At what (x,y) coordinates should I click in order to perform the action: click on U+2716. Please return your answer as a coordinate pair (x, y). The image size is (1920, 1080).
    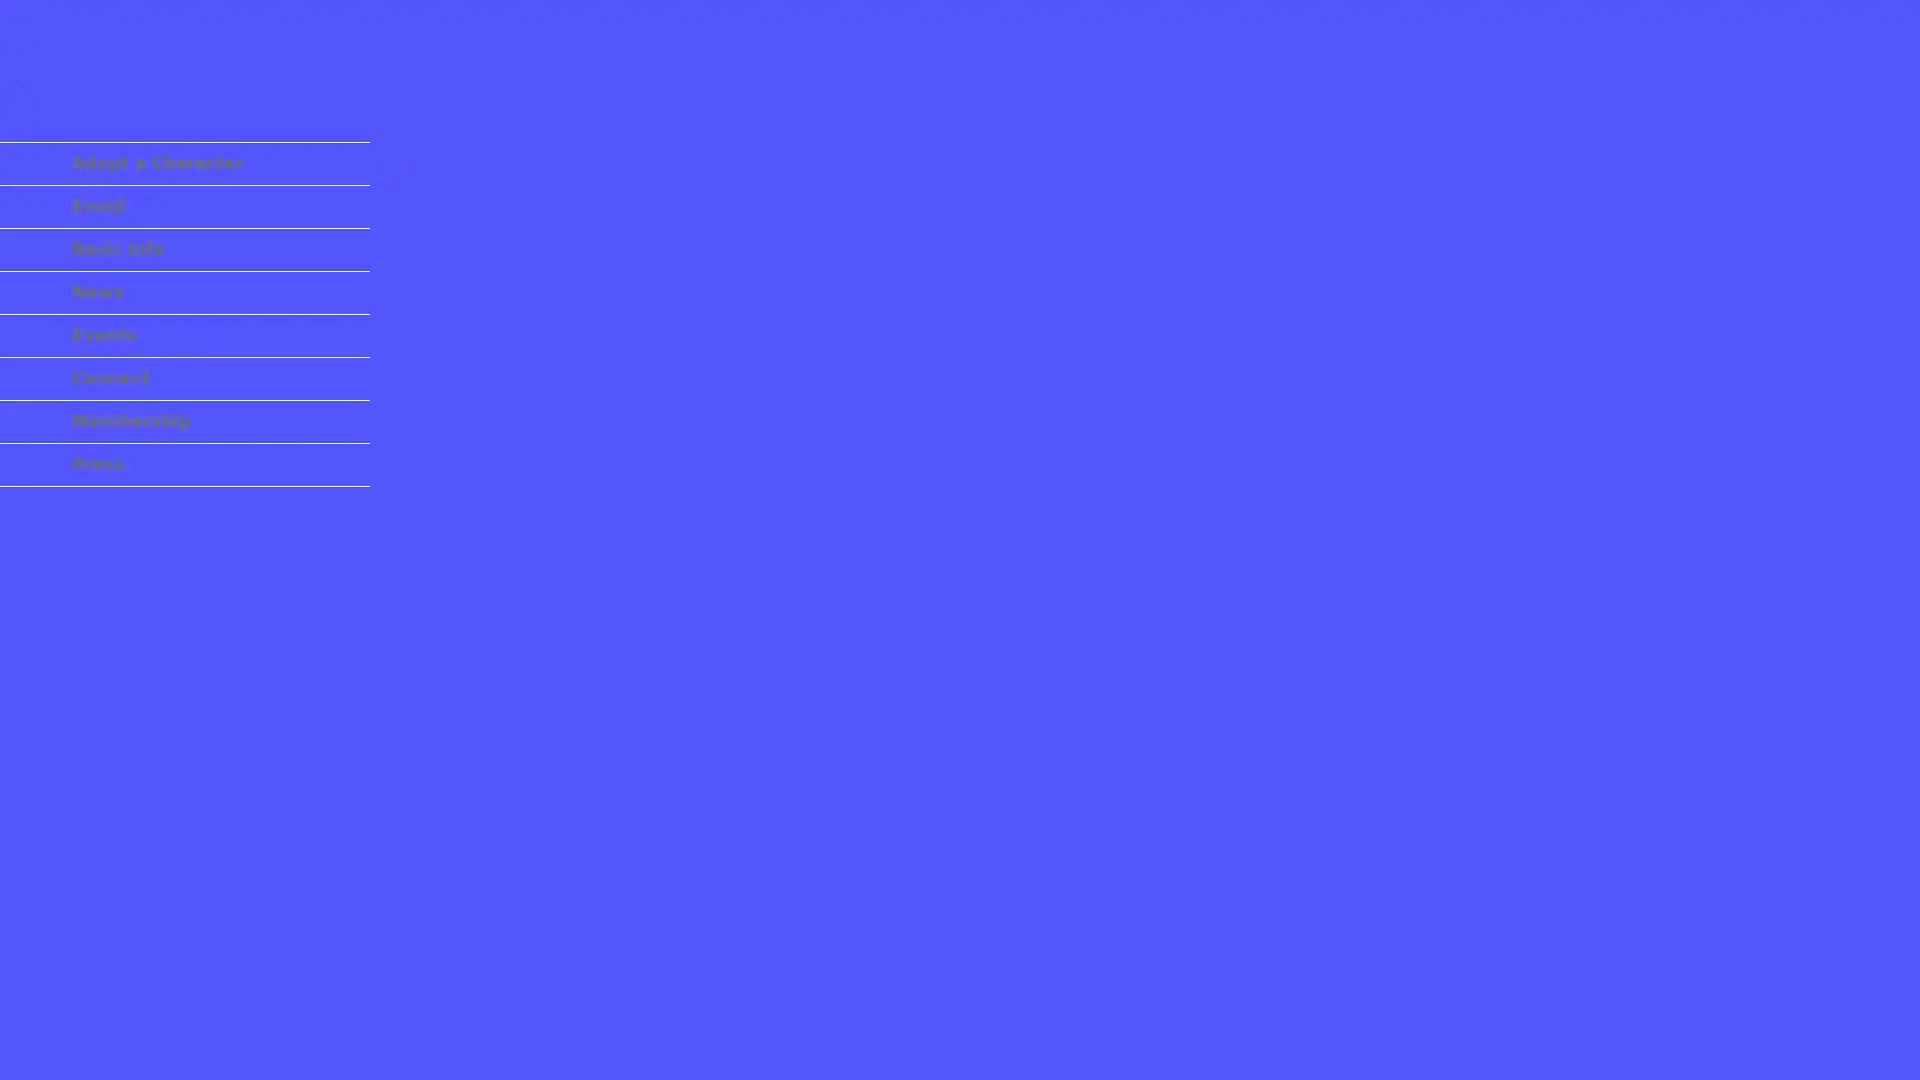
    Looking at the image, I should click on (1378, 385).